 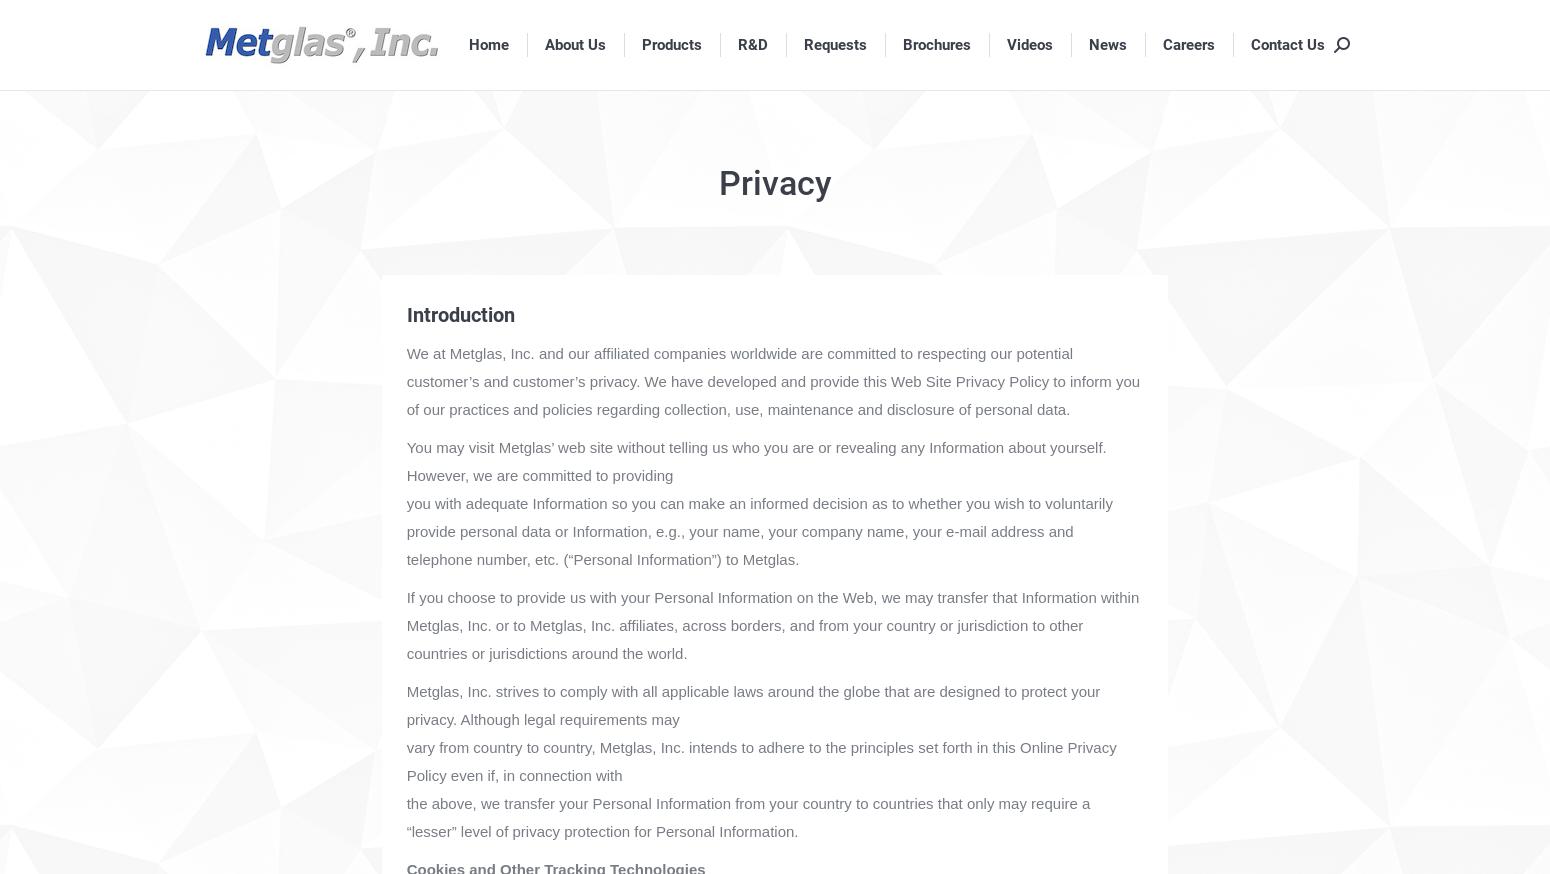 I want to click on 'Products', so click(x=670, y=42).